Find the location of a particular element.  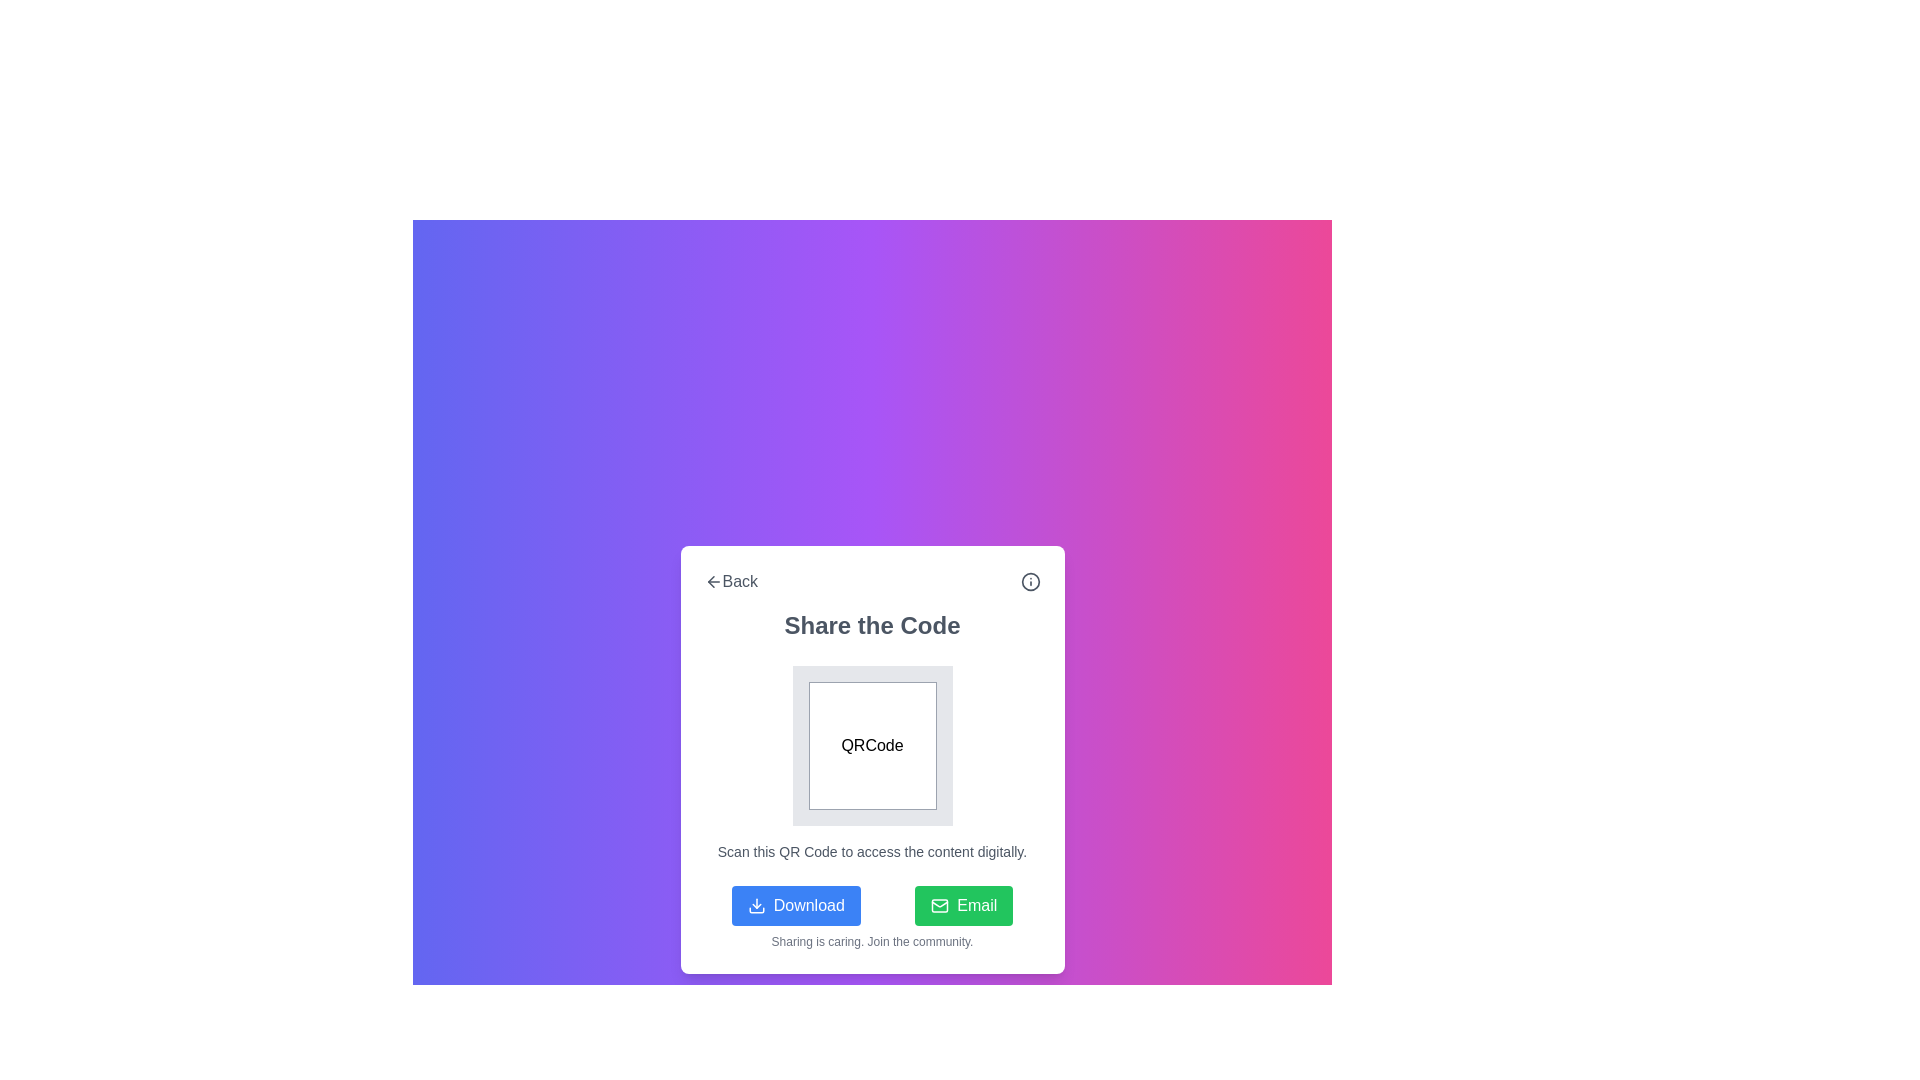

the larger gray square element that contains a smaller white square with the text 'QRCode' inside is located at coordinates (872, 745).